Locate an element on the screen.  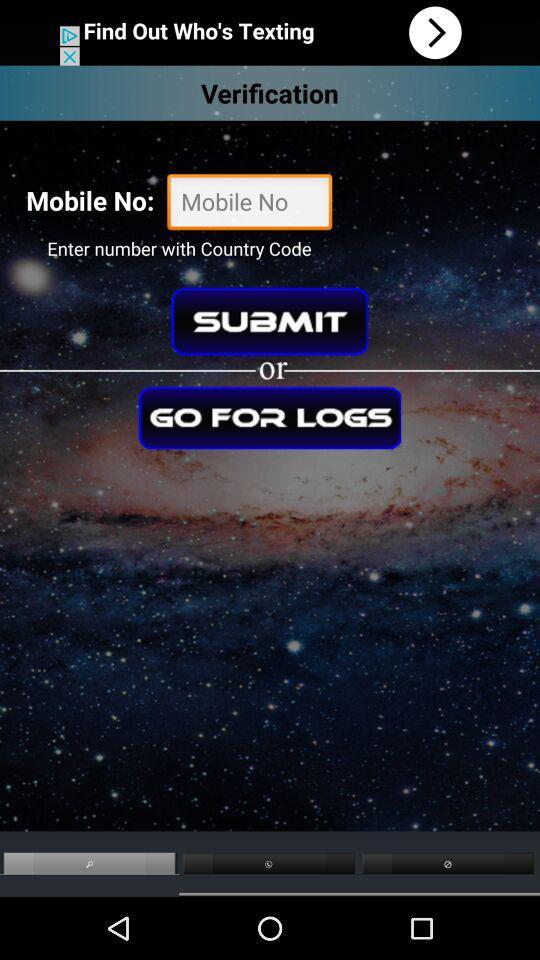
go for logs is located at coordinates (270, 416).